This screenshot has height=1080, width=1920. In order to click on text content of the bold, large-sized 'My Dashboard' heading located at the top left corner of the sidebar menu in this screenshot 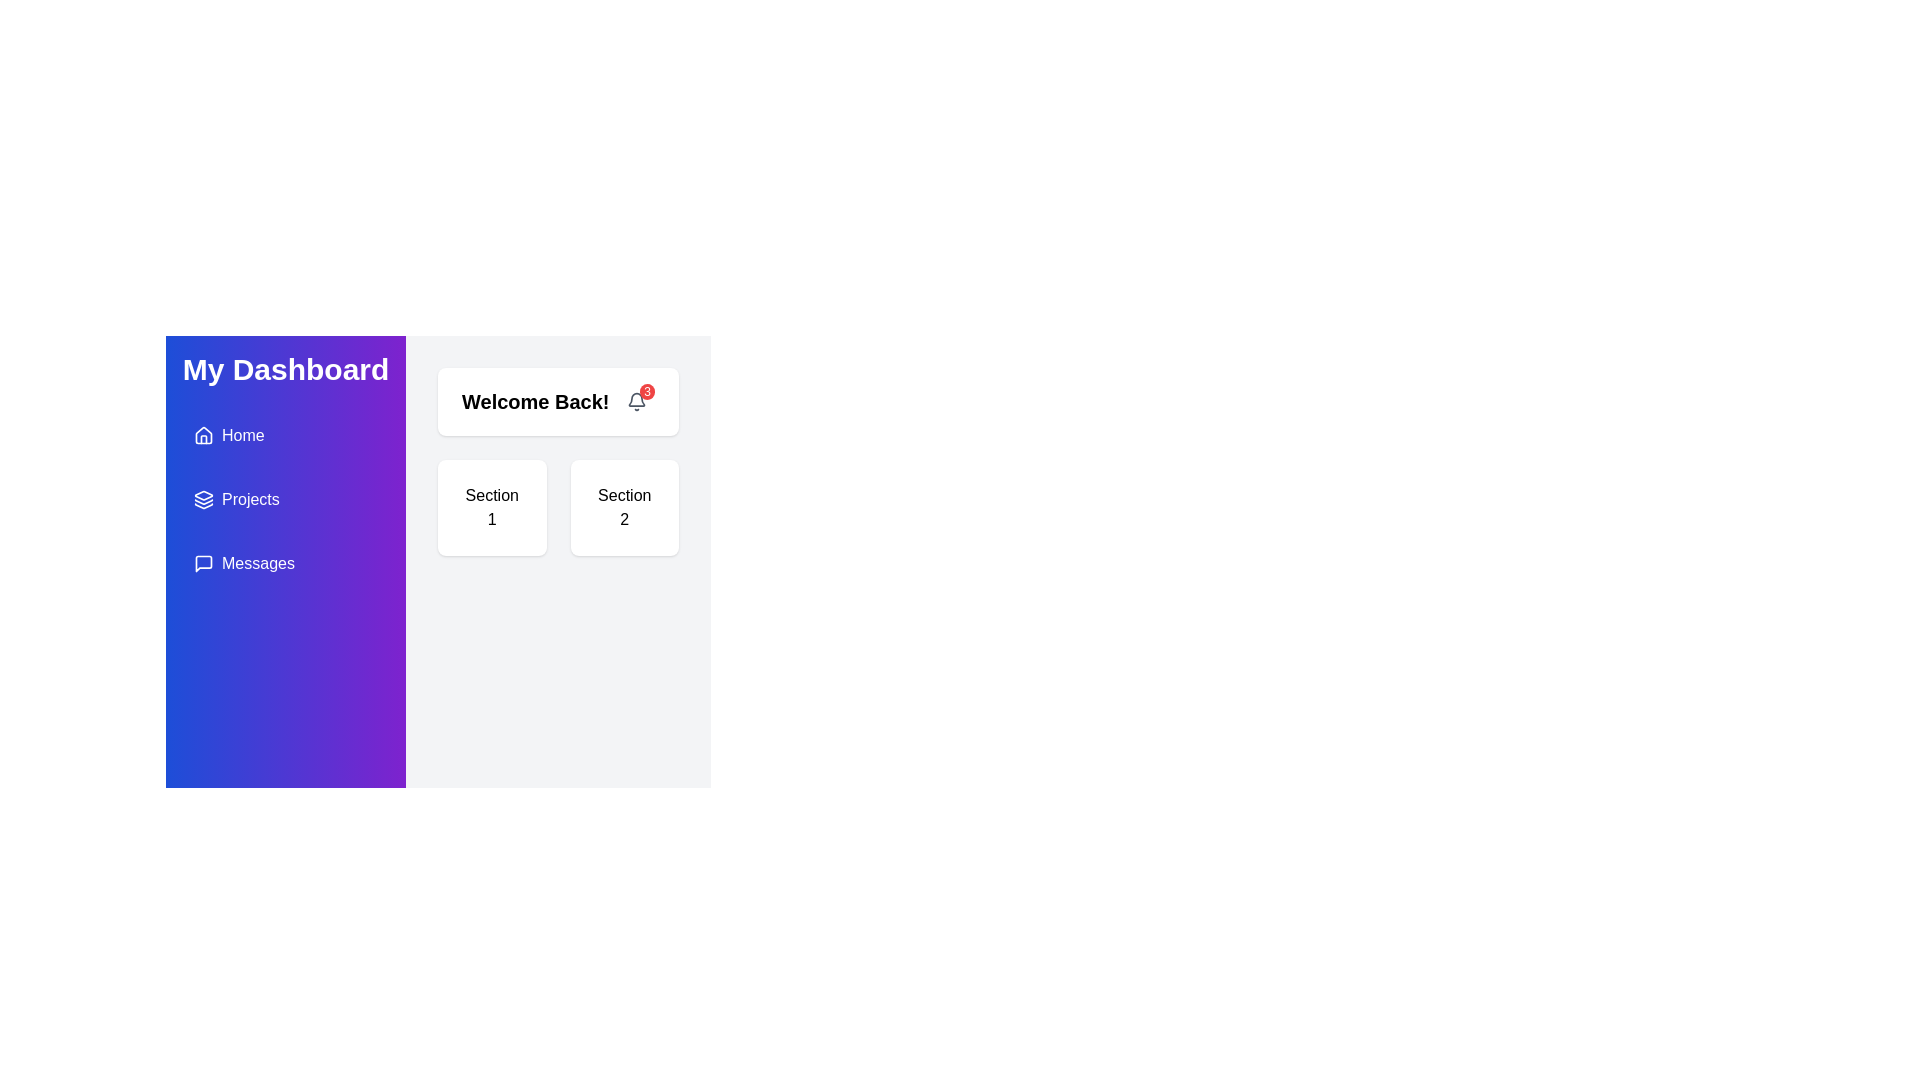, I will do `click(285, 370)`.